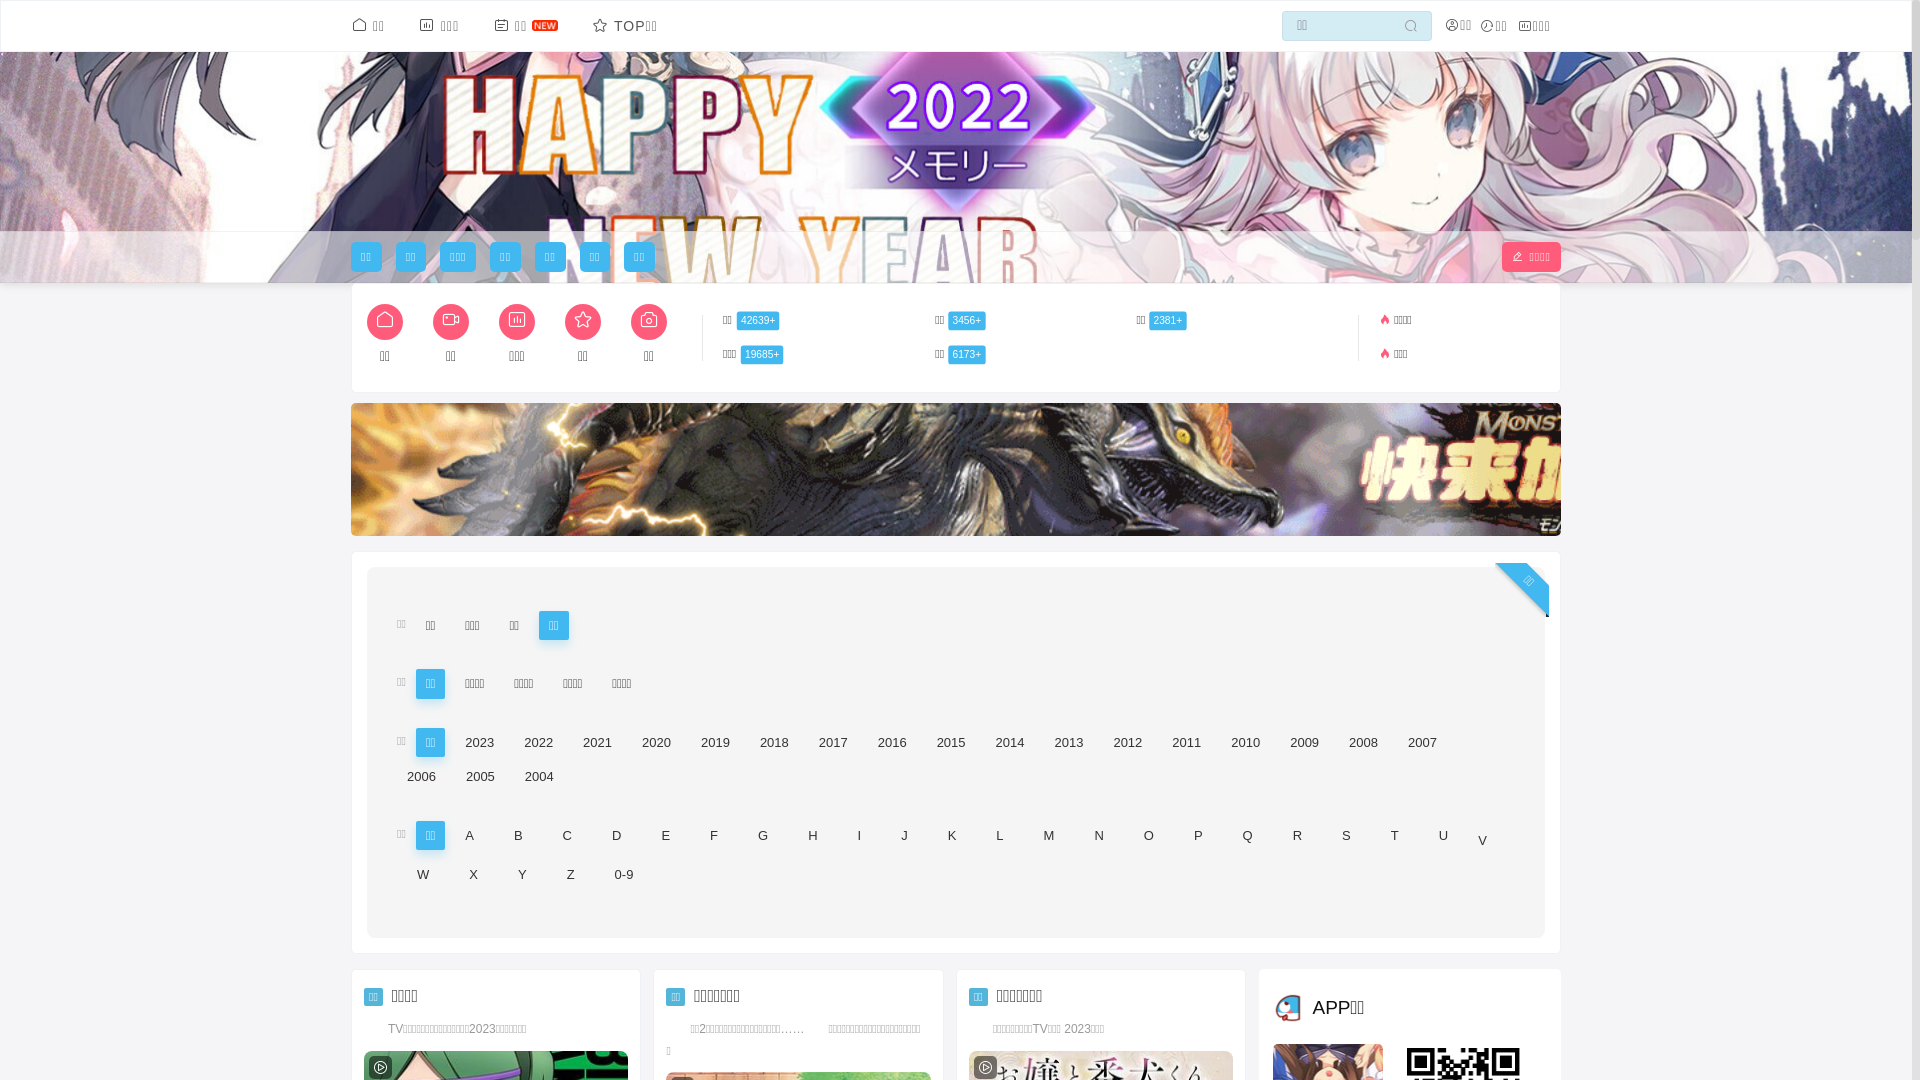  I want to click on 'F', so click(714, 835).